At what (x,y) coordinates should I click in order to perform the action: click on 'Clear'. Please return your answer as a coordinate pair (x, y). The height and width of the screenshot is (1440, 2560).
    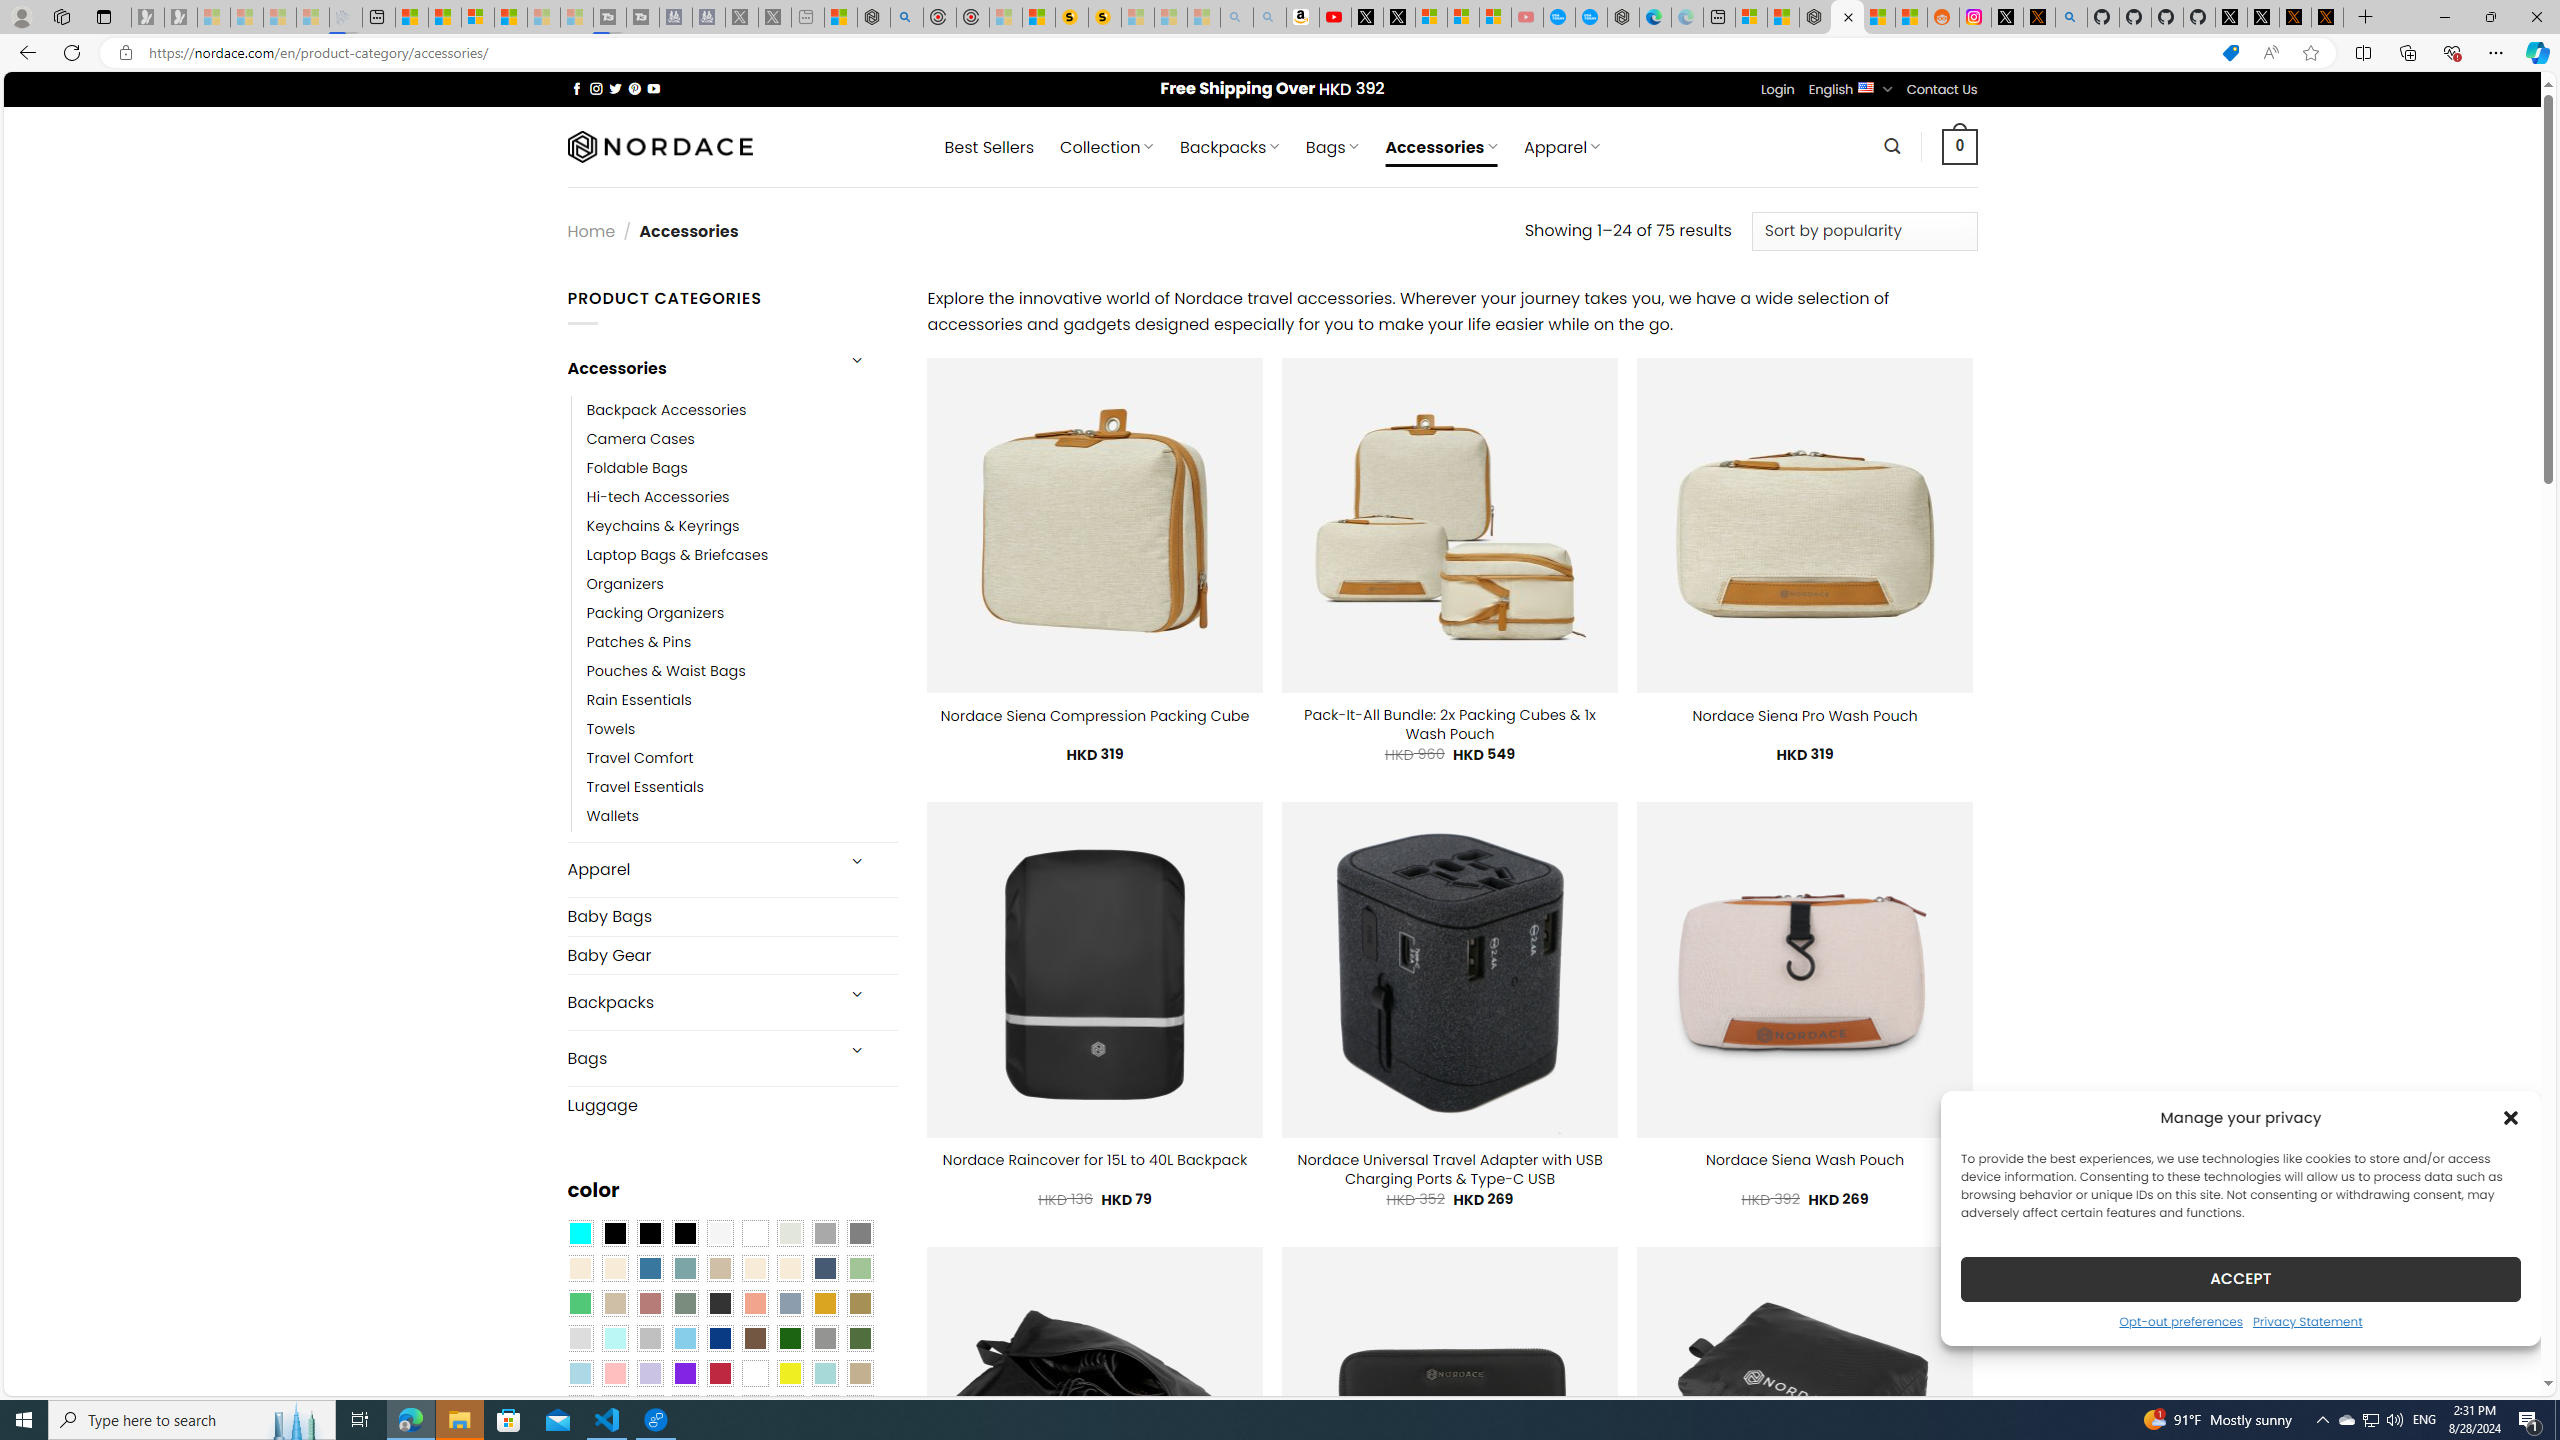
    Looking at the image, I should click on (754, 1233).